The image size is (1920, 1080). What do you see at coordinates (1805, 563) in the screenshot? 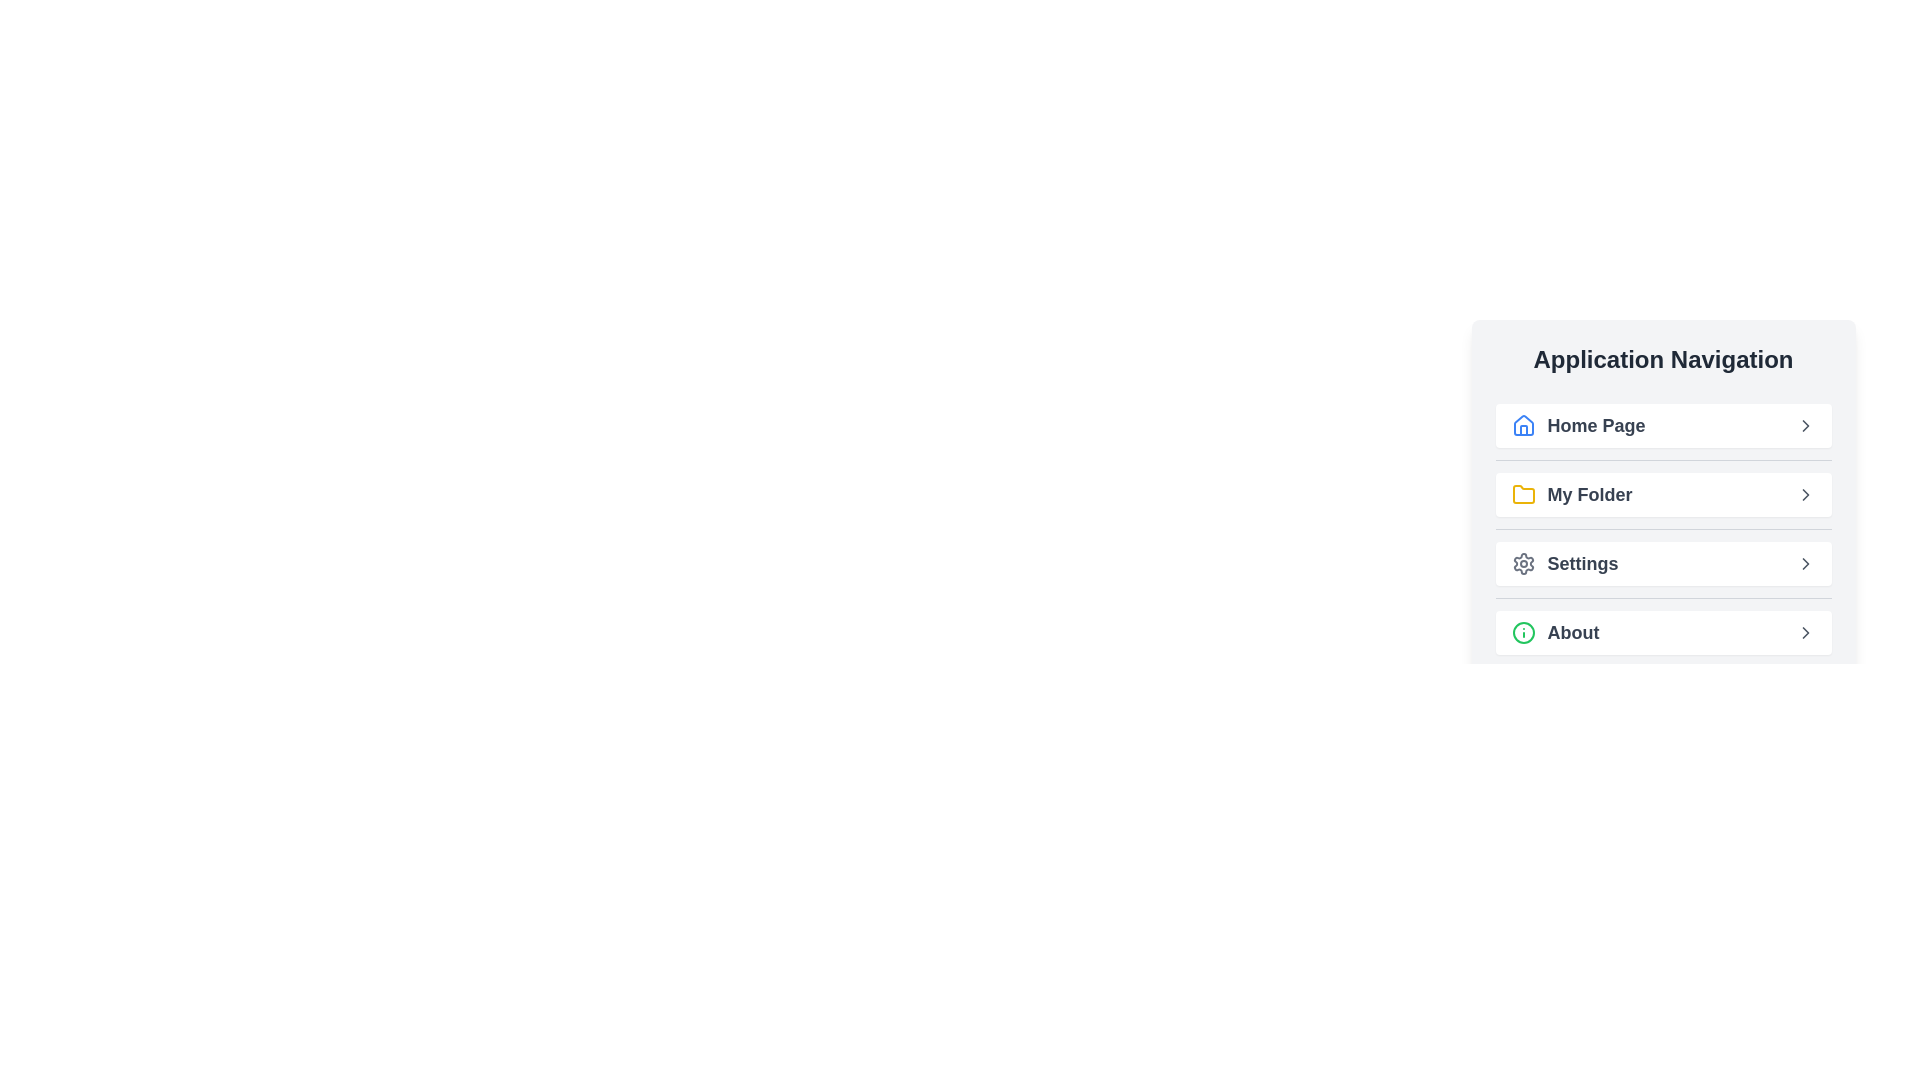
I see `the small, right-pointing gray chevron icon located adjacent to the 'Settings' text in the 'Application Navigation' menu` at bounding box center [1805, 563].